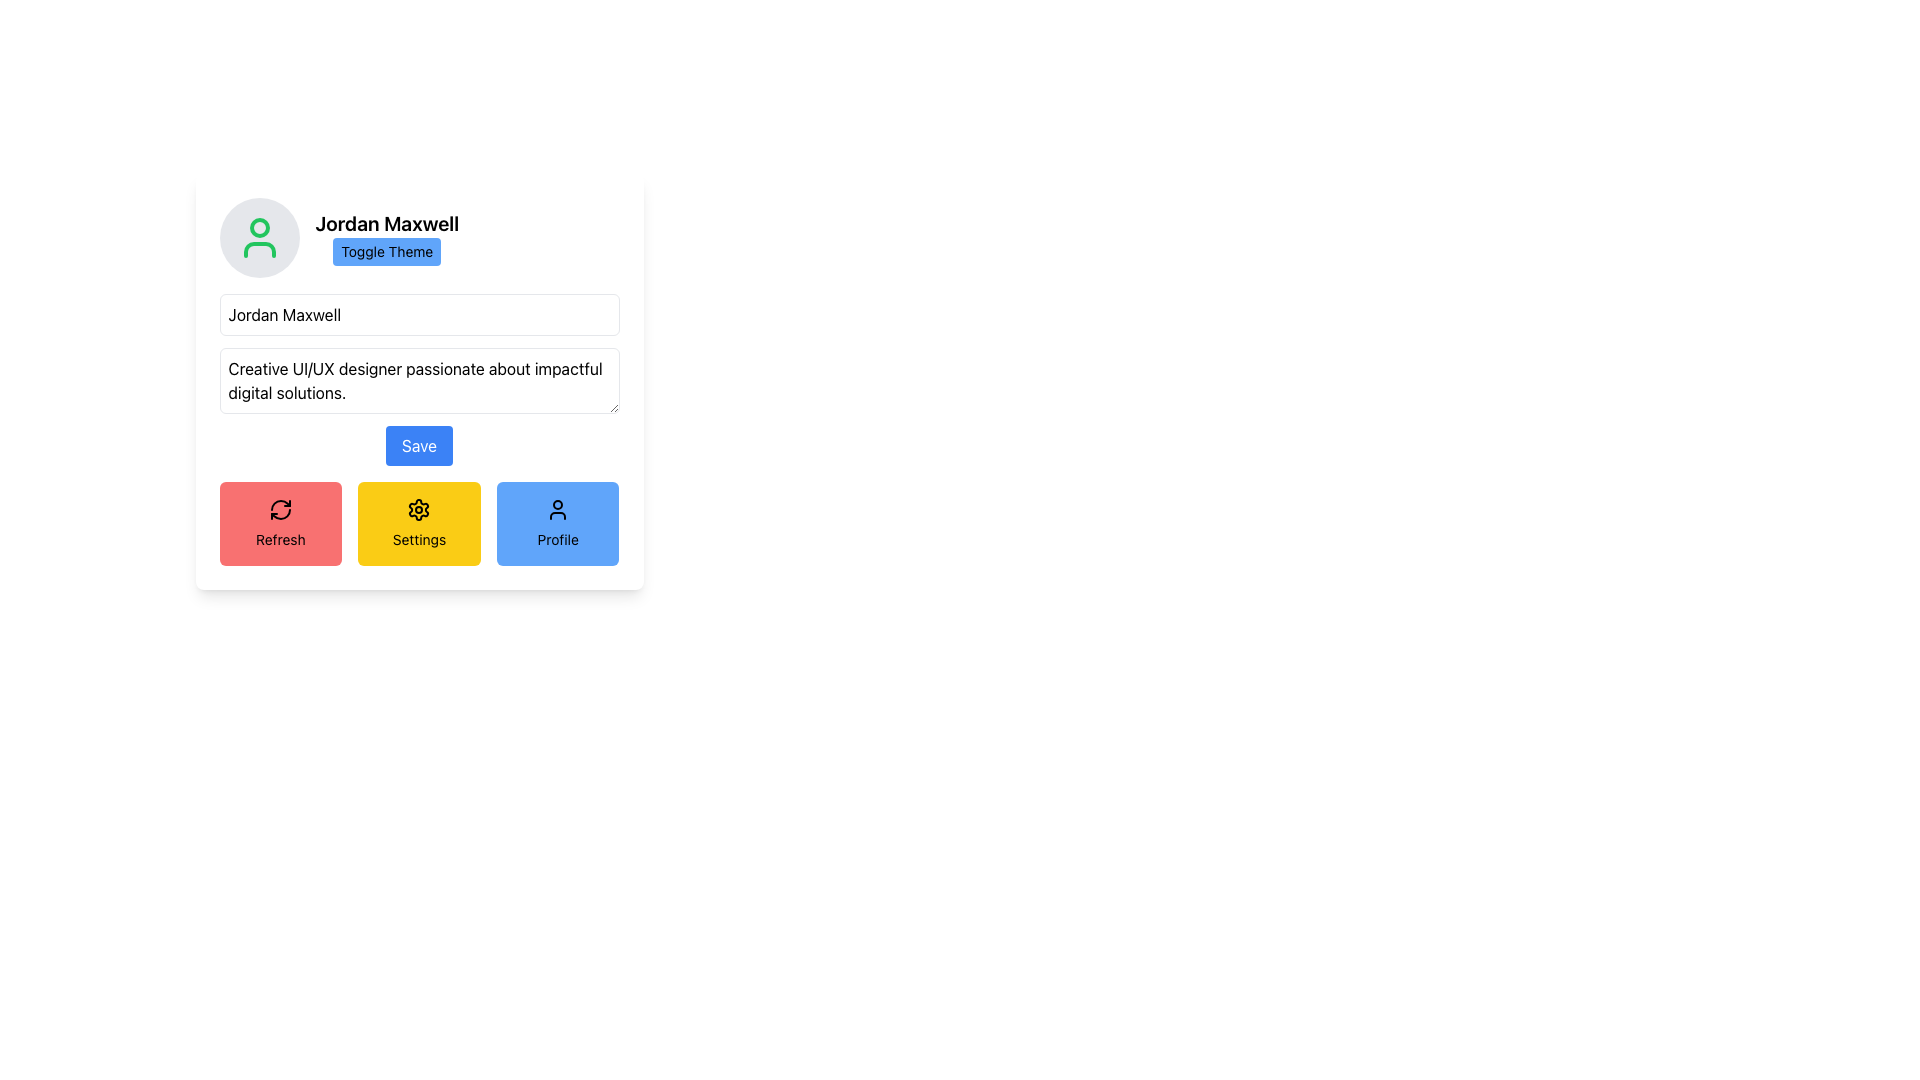 This screenshot has height=1080, width=1920. What do you see at coordinates (387, 250) in the screenshot?
I see `the toggle button located to the right of the text 'Jordan Maxwell' to change its appearance` at bounding box center [387, 250].